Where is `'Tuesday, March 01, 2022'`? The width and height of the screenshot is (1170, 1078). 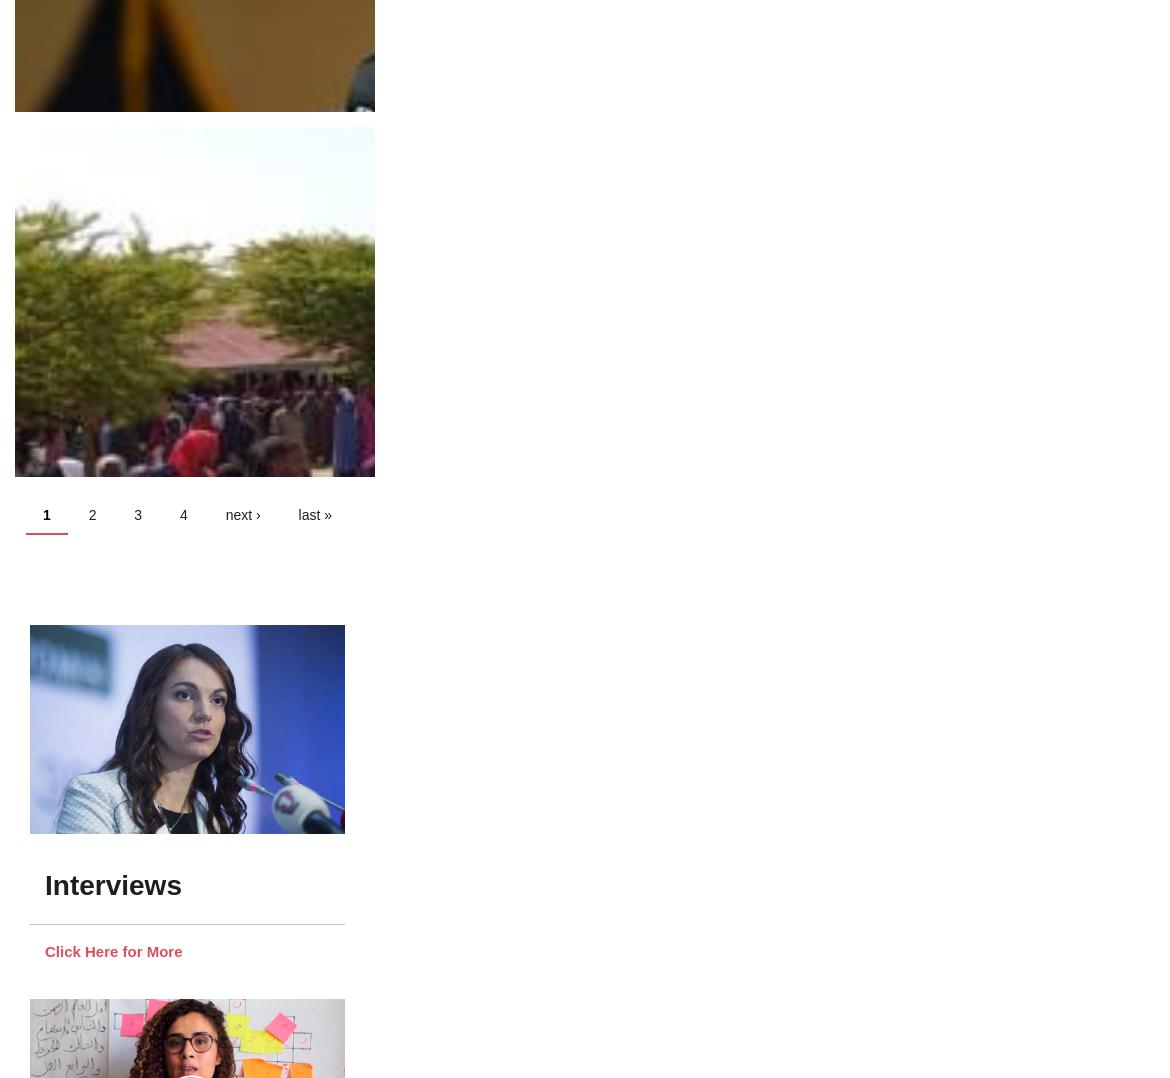
'Tuesday, March 01, 2022' is located at coordinates (106, 109).